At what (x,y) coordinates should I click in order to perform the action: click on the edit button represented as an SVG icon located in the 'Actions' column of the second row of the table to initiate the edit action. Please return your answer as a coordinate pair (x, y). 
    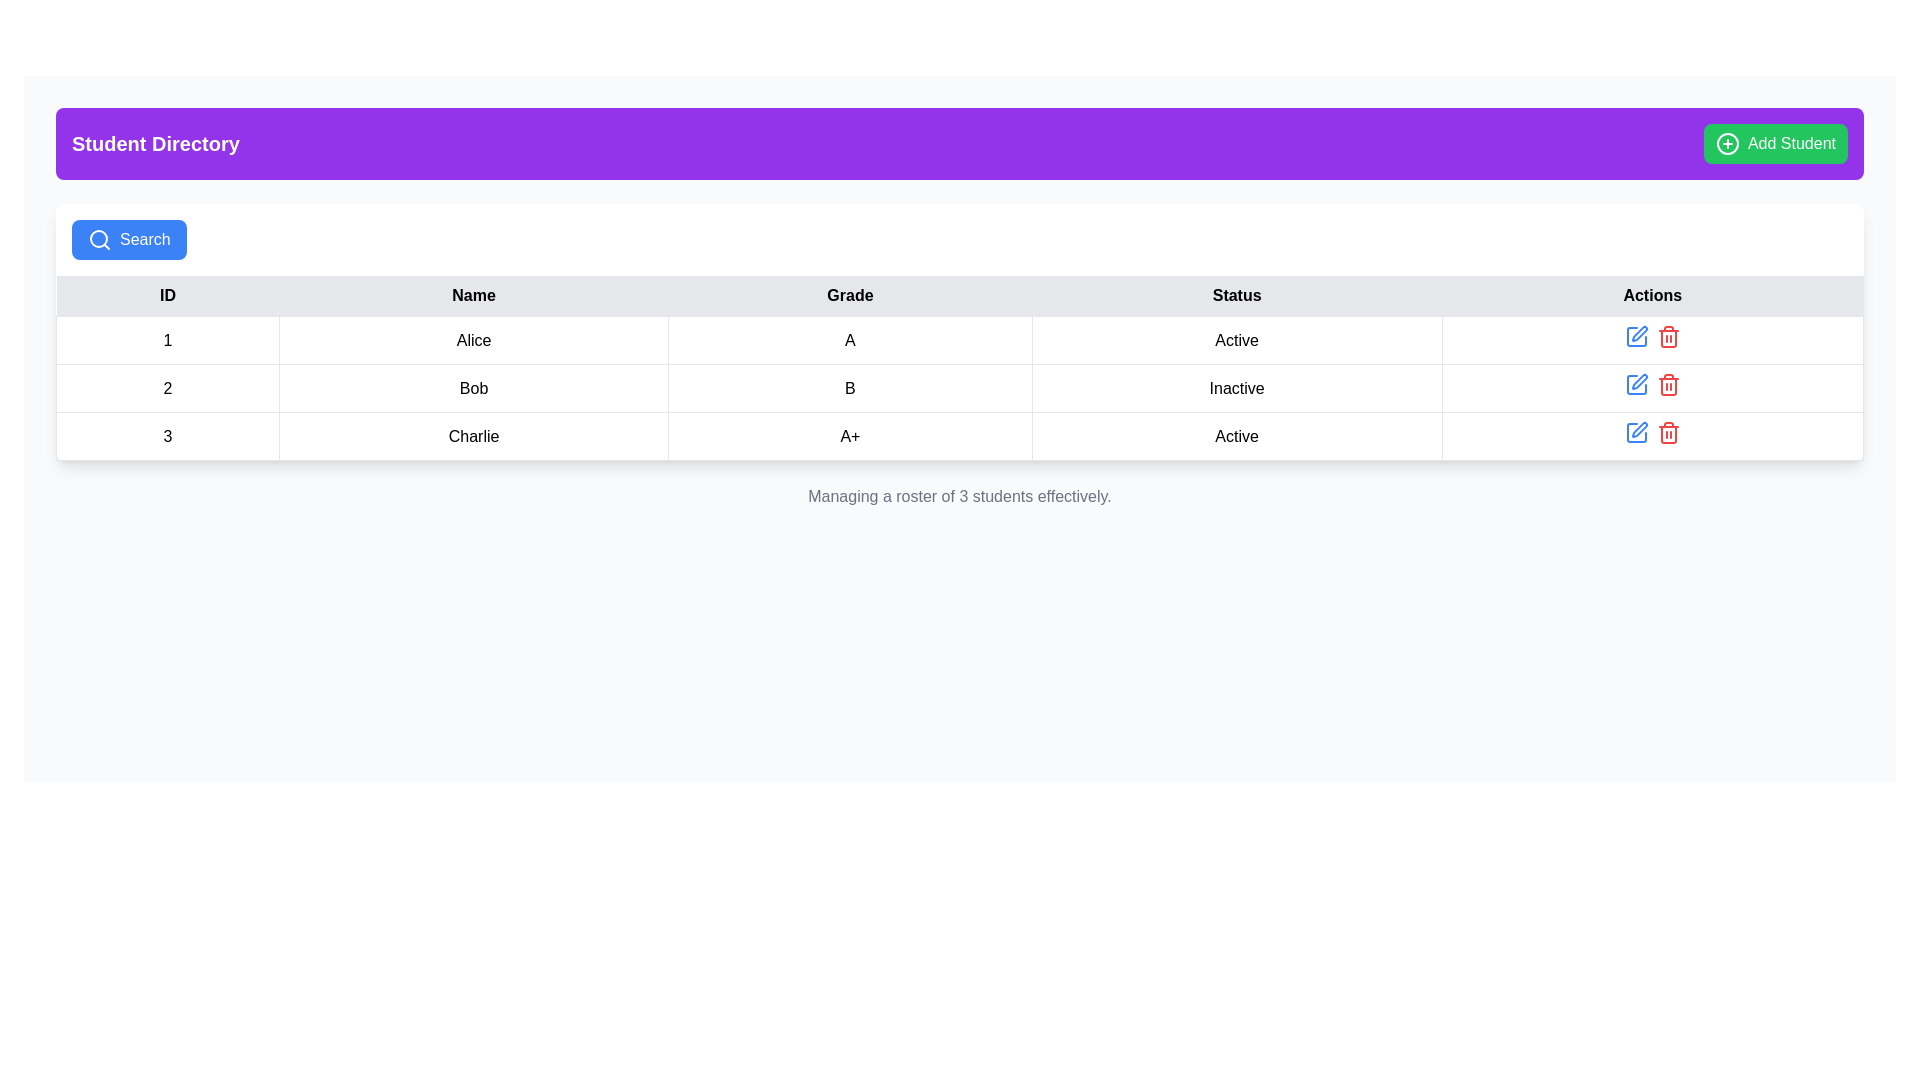
    Looking at the image, I should click on (1636, 385).